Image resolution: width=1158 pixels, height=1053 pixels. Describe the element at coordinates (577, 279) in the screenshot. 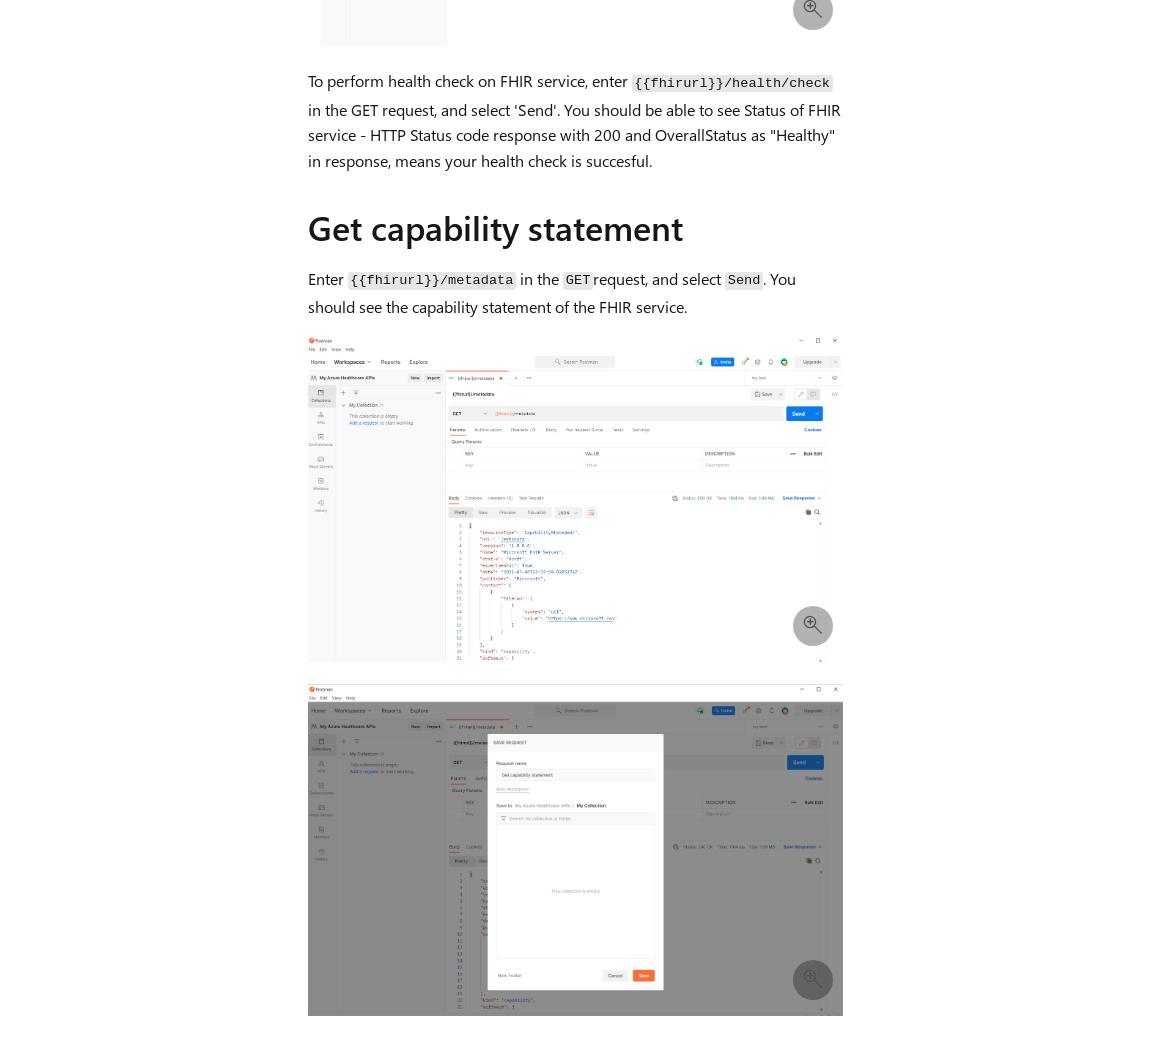

I see `'GET'` at that location.